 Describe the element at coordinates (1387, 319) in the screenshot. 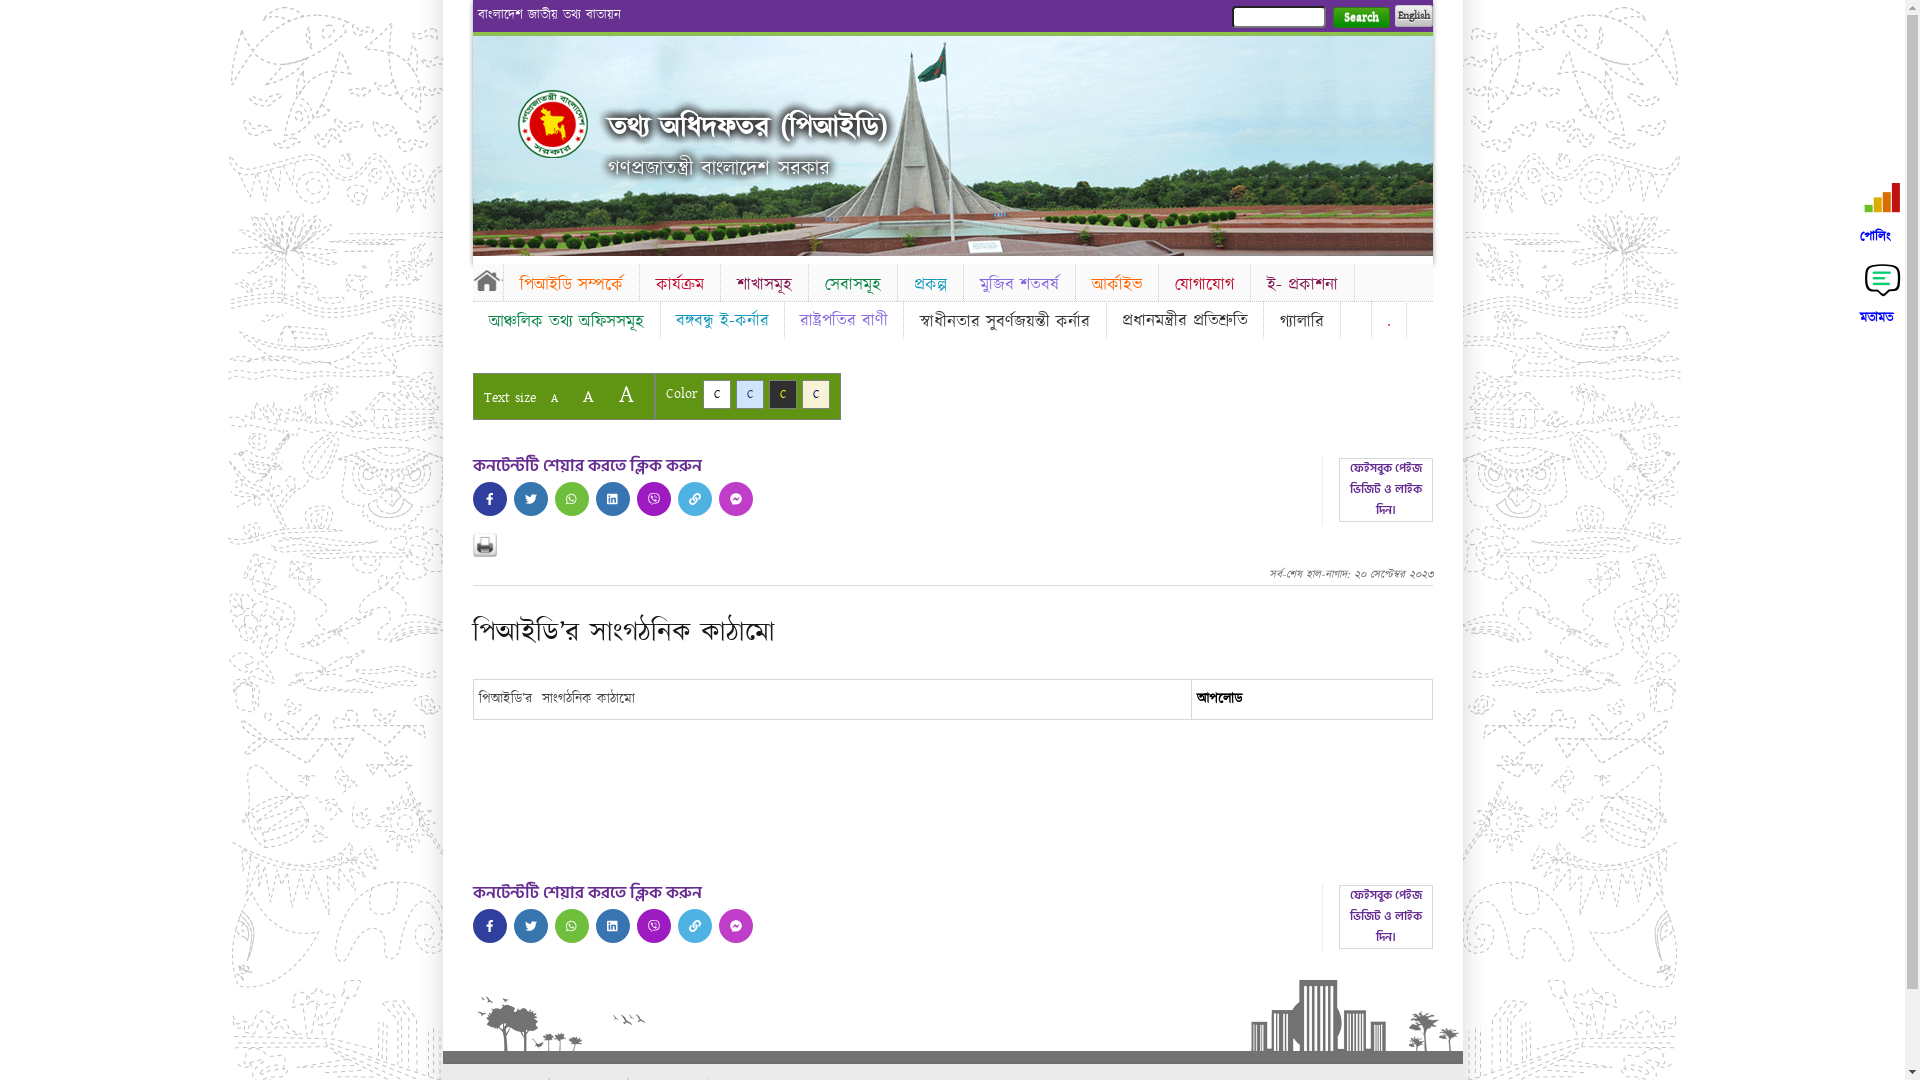

I see `'.'` at that location.